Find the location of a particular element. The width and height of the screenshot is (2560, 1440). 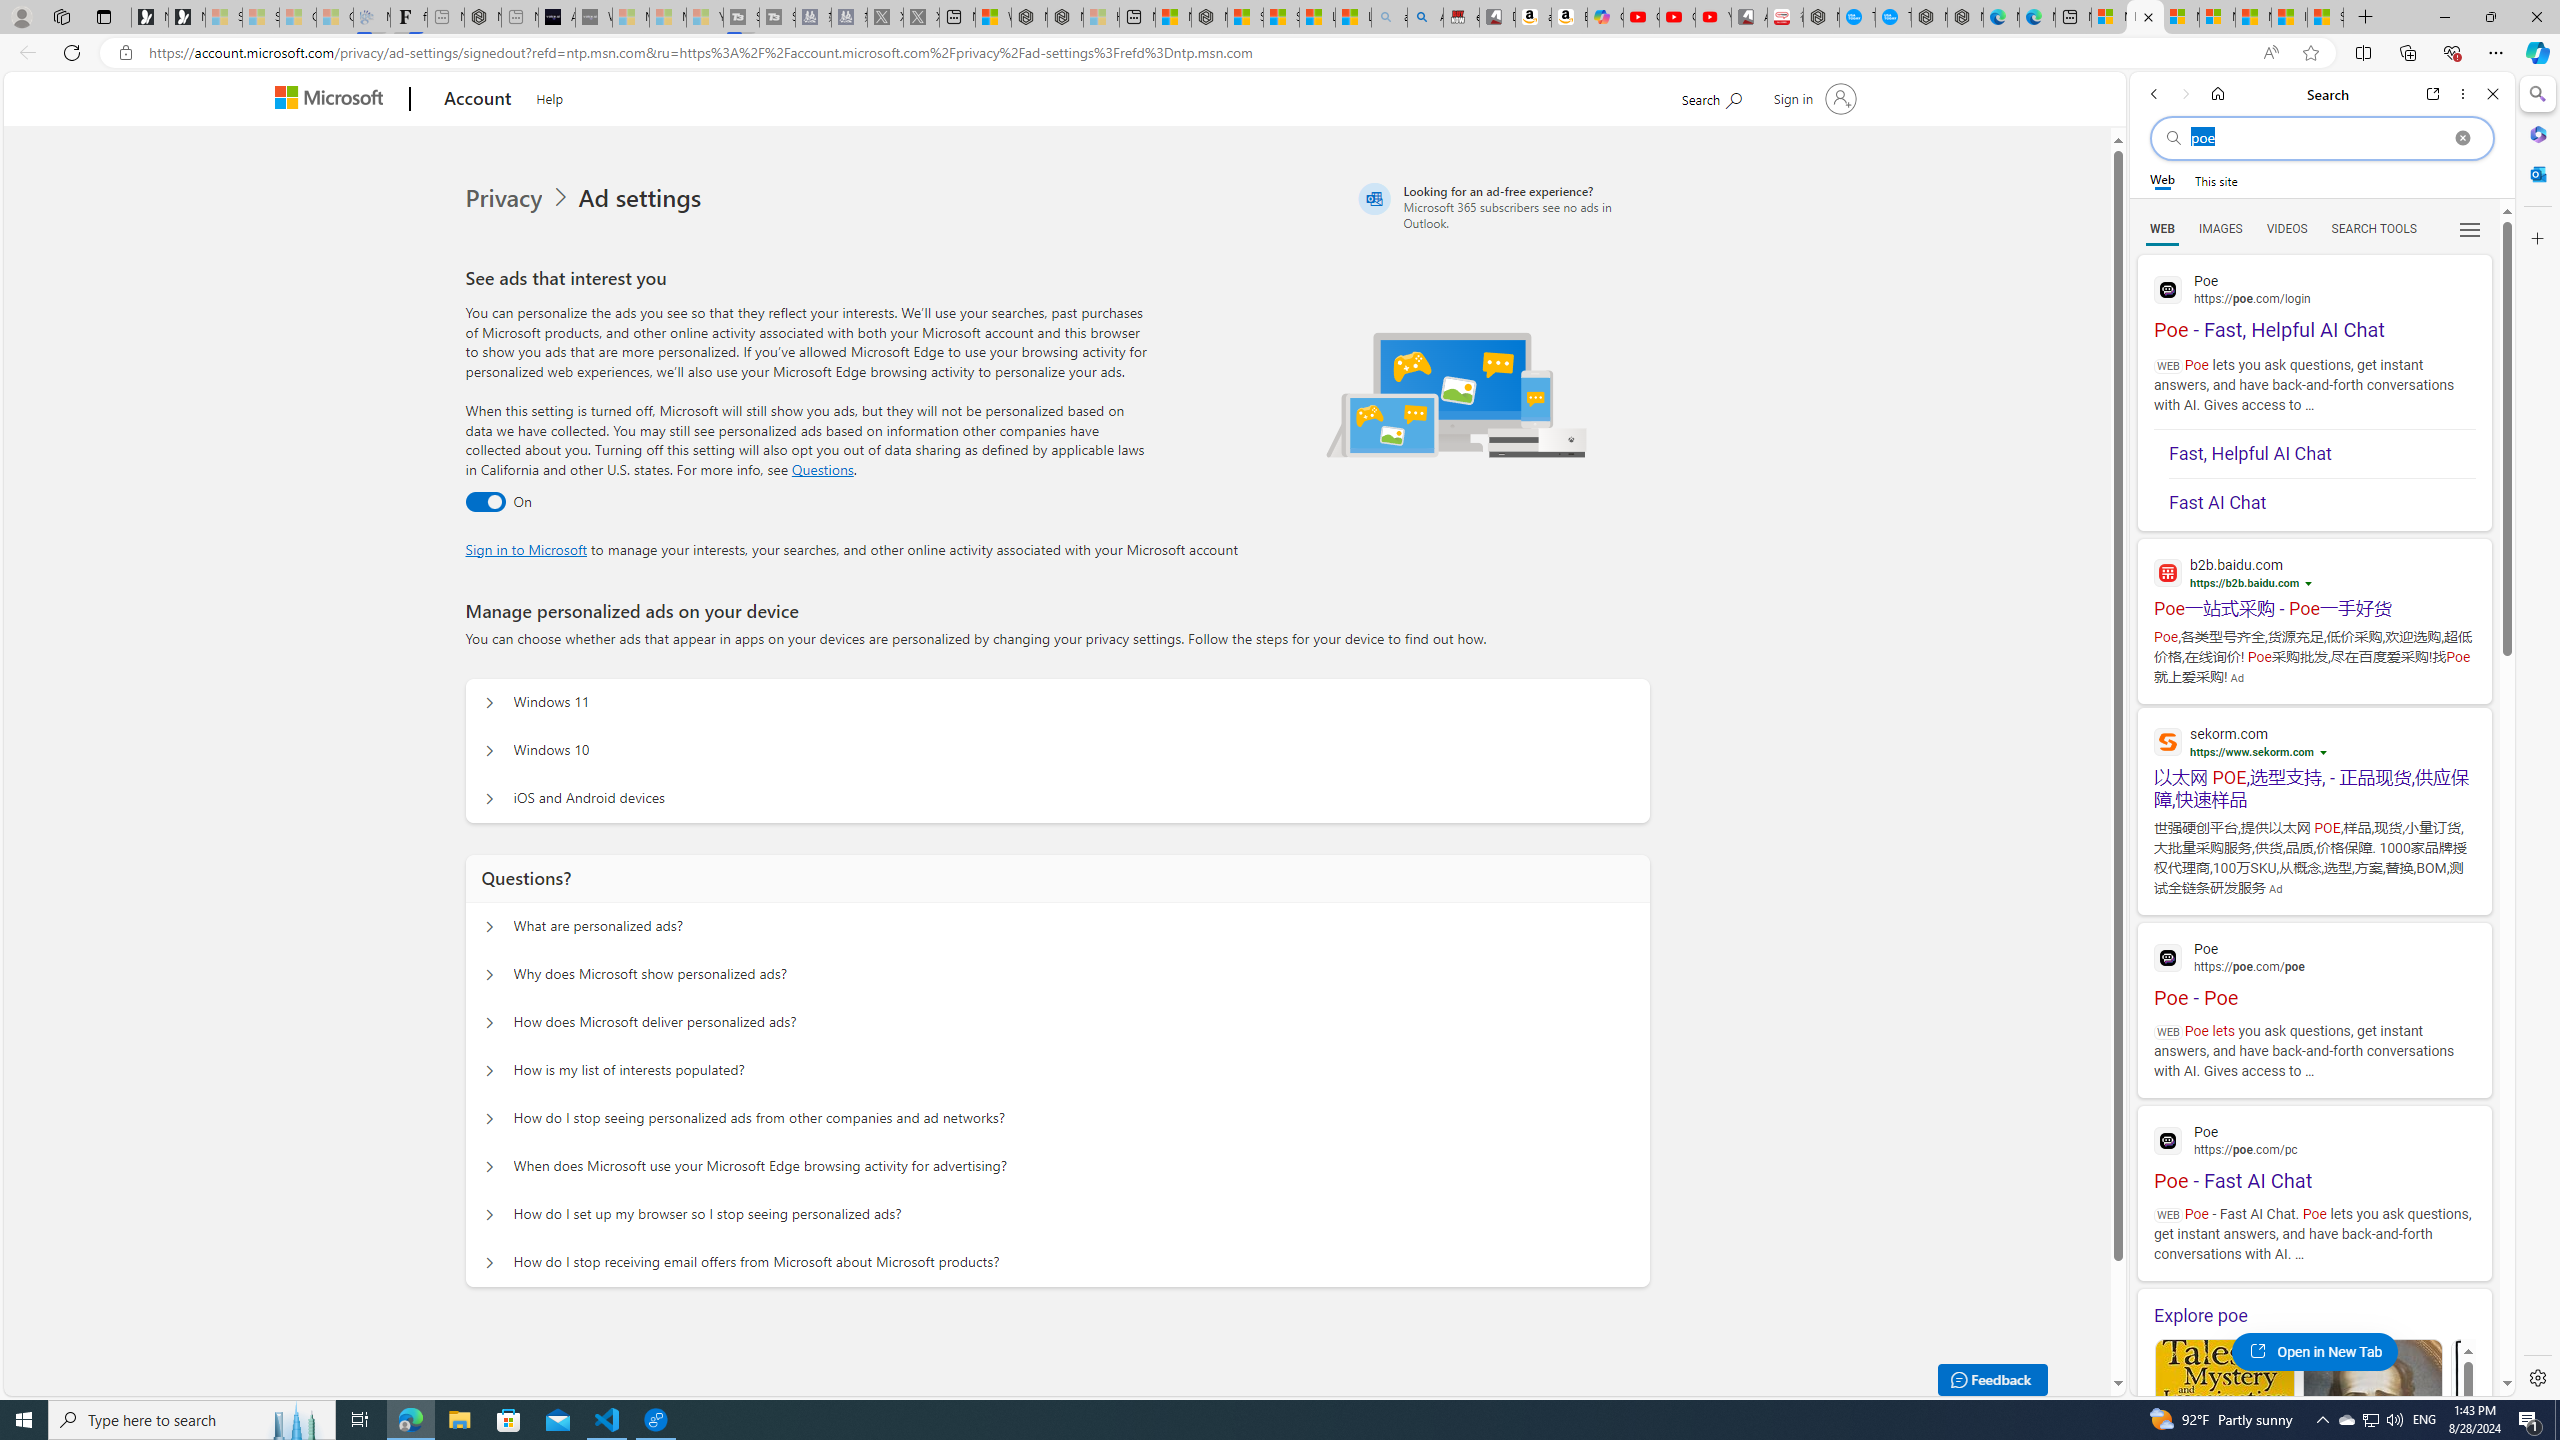

'Manage personalized ads on your device Windows 11' is located at coordinates (489, 702).